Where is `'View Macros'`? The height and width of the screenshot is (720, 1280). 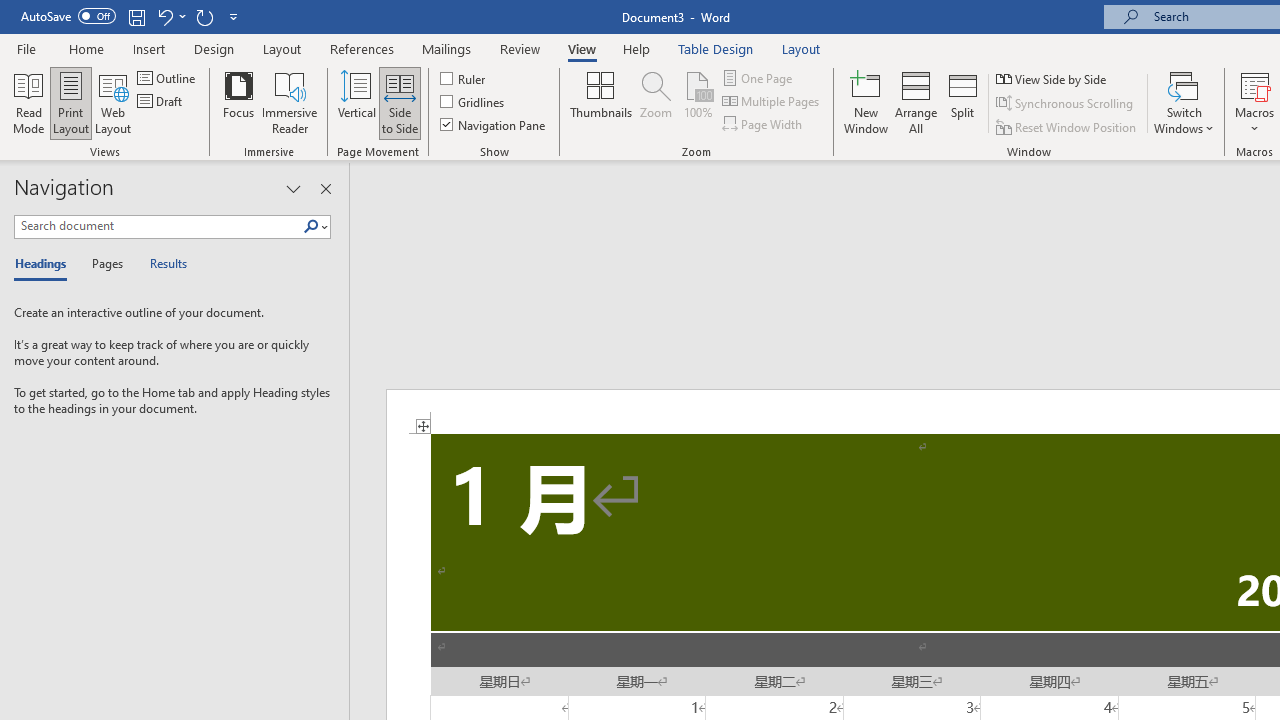
'View Macros' is located at coordinates (1254, 84).